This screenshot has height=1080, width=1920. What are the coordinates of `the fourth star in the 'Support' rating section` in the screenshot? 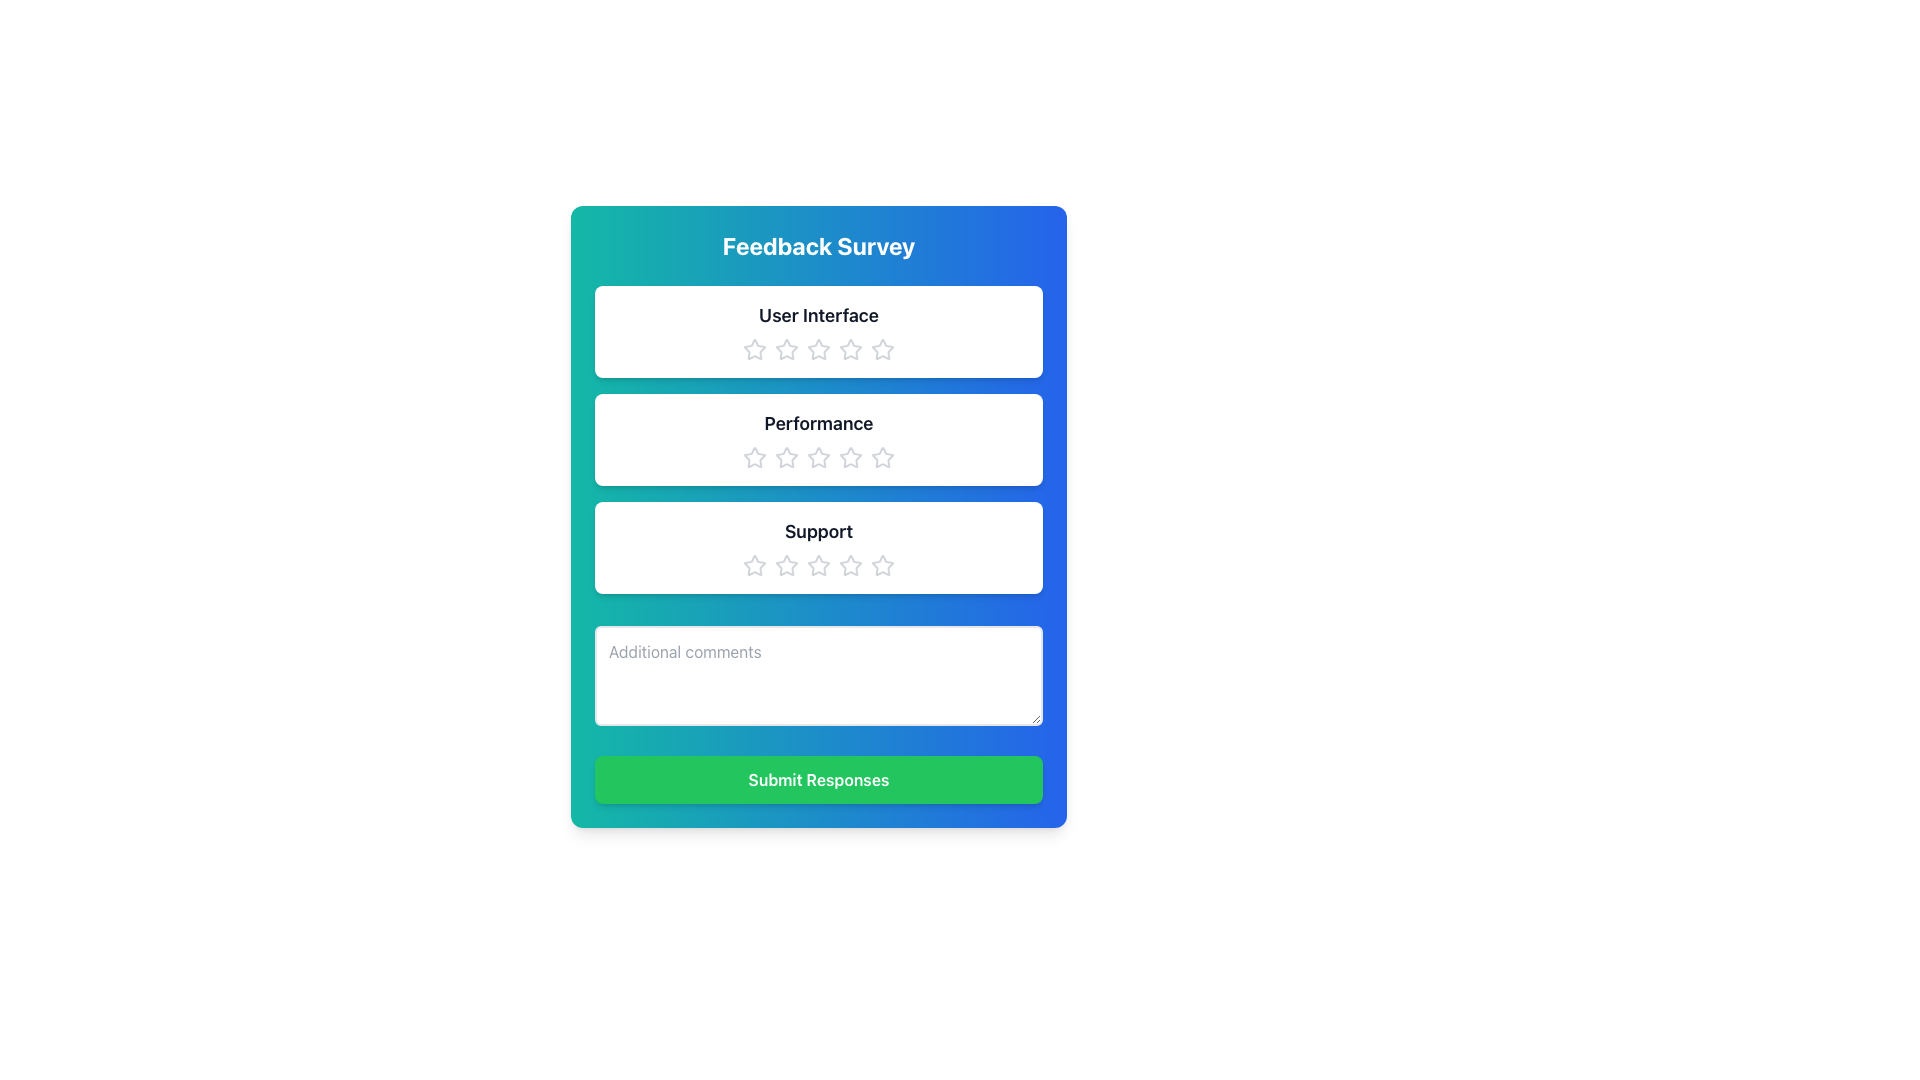 It's located at (819, 566).